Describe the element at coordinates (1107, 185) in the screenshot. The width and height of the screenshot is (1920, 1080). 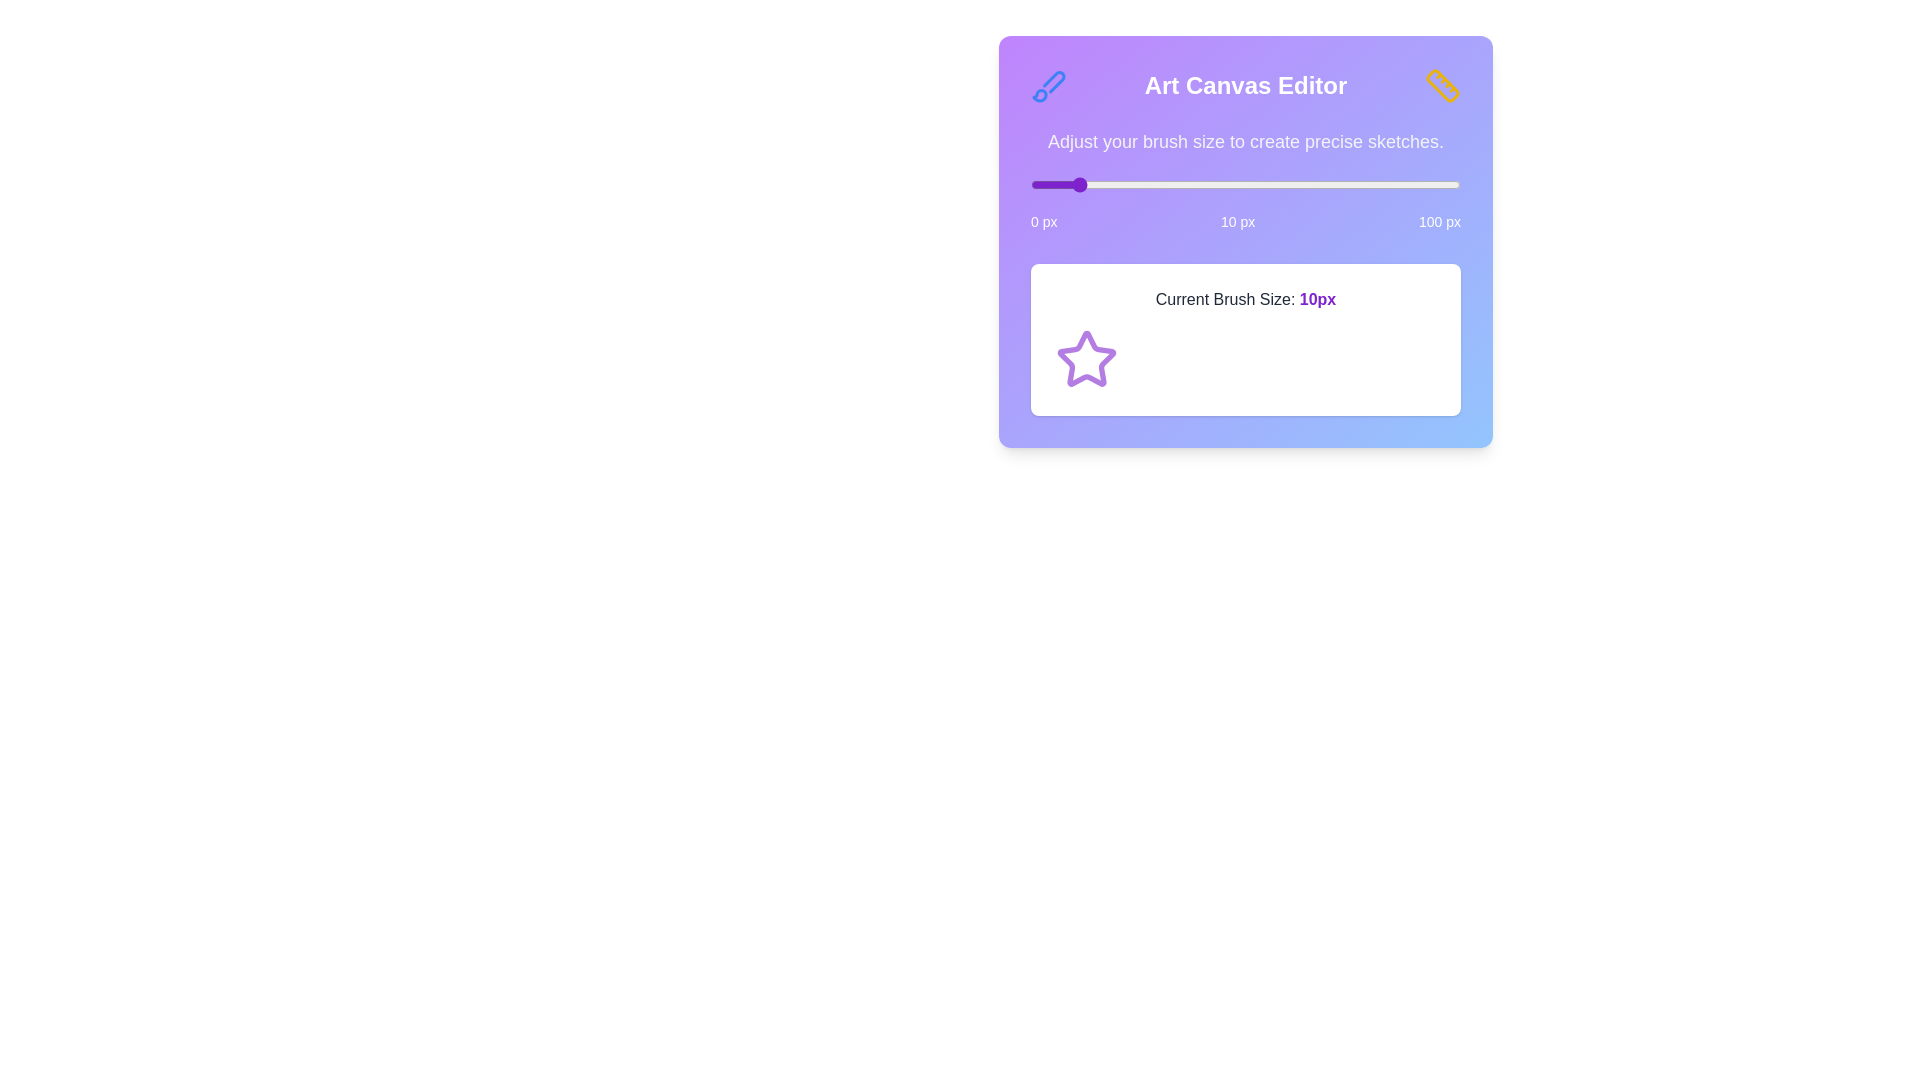
I see `the brush size slider to 18 px` at that location.